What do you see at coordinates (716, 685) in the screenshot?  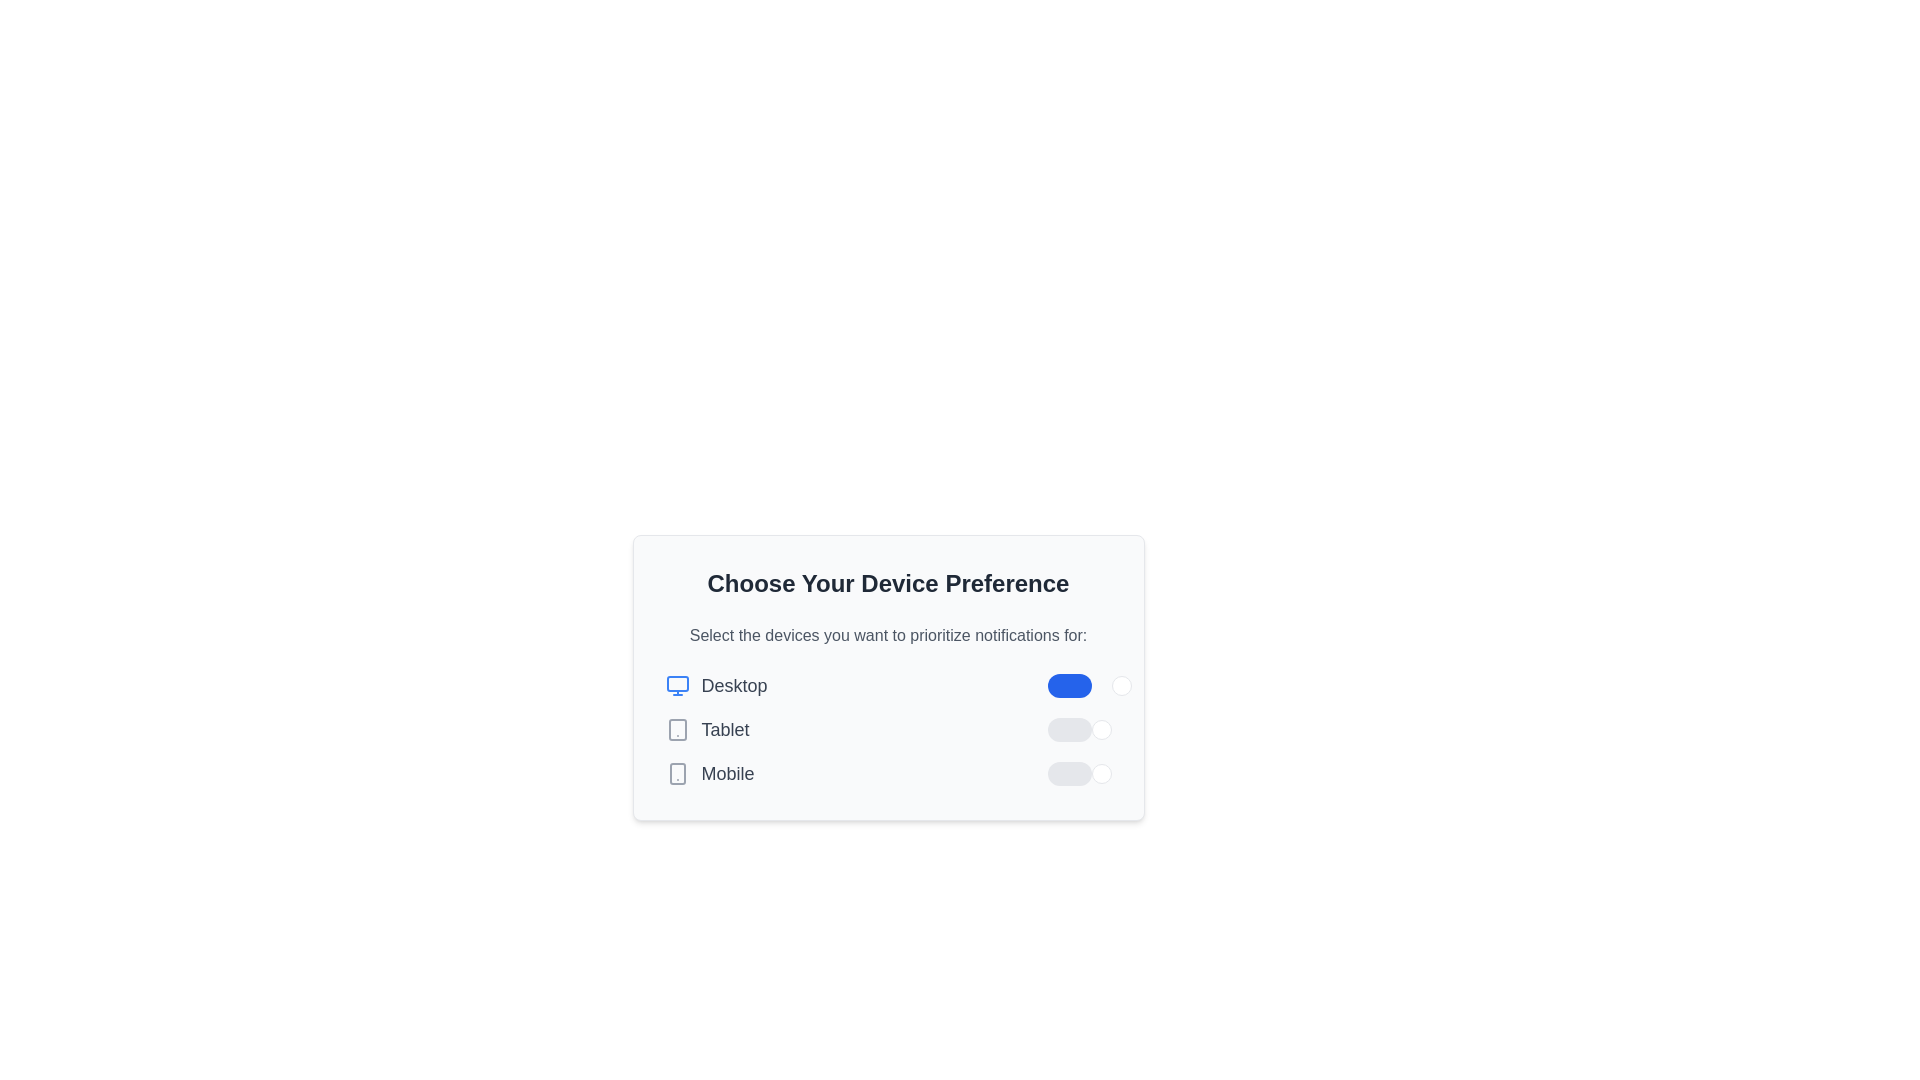 I see `the 'Desktop' text label, which is styled with a light gray font color and is located in the topmost row of the device list, next to a toggle switch` at bounding box center [716, 685].